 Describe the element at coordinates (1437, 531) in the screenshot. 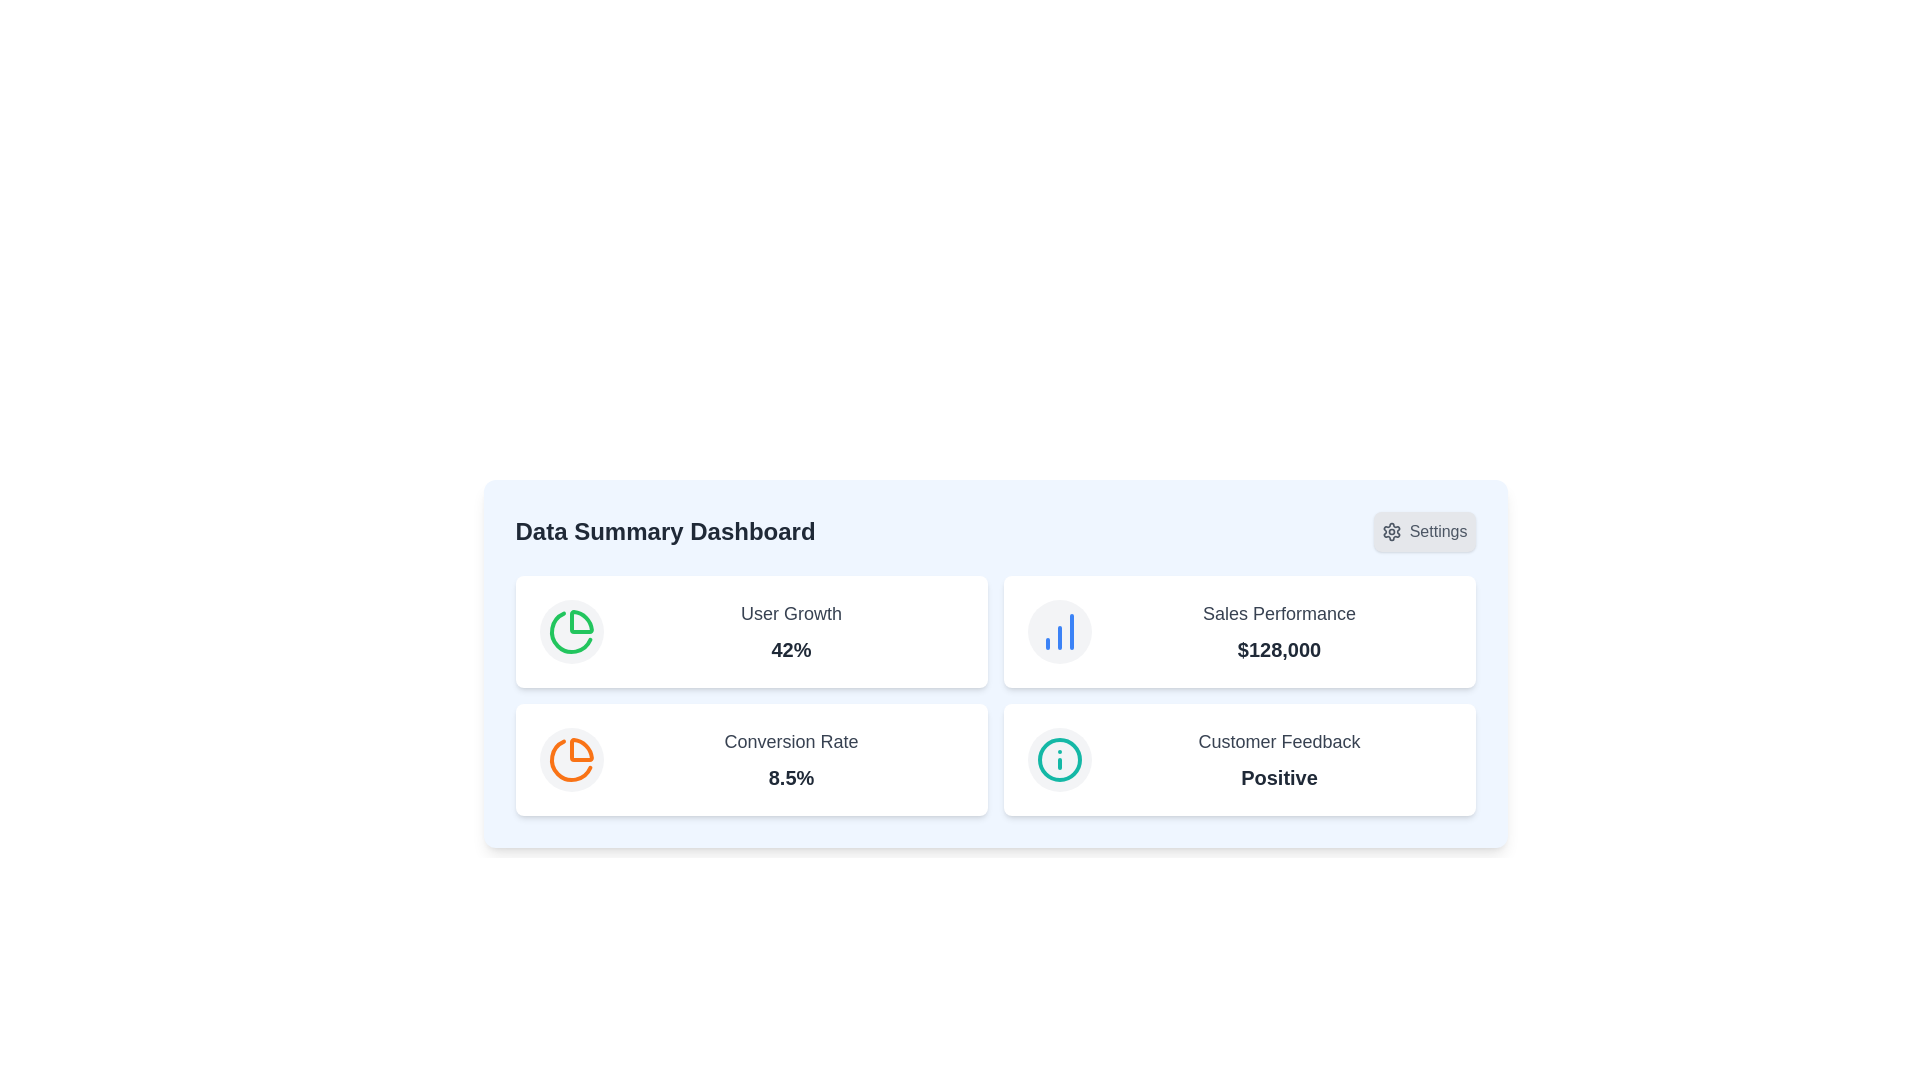

I see `label text indicating the functionality of the settings button, positioned in the top-right corner of the interface, adjacent to the header text of the dashboard` at that location.